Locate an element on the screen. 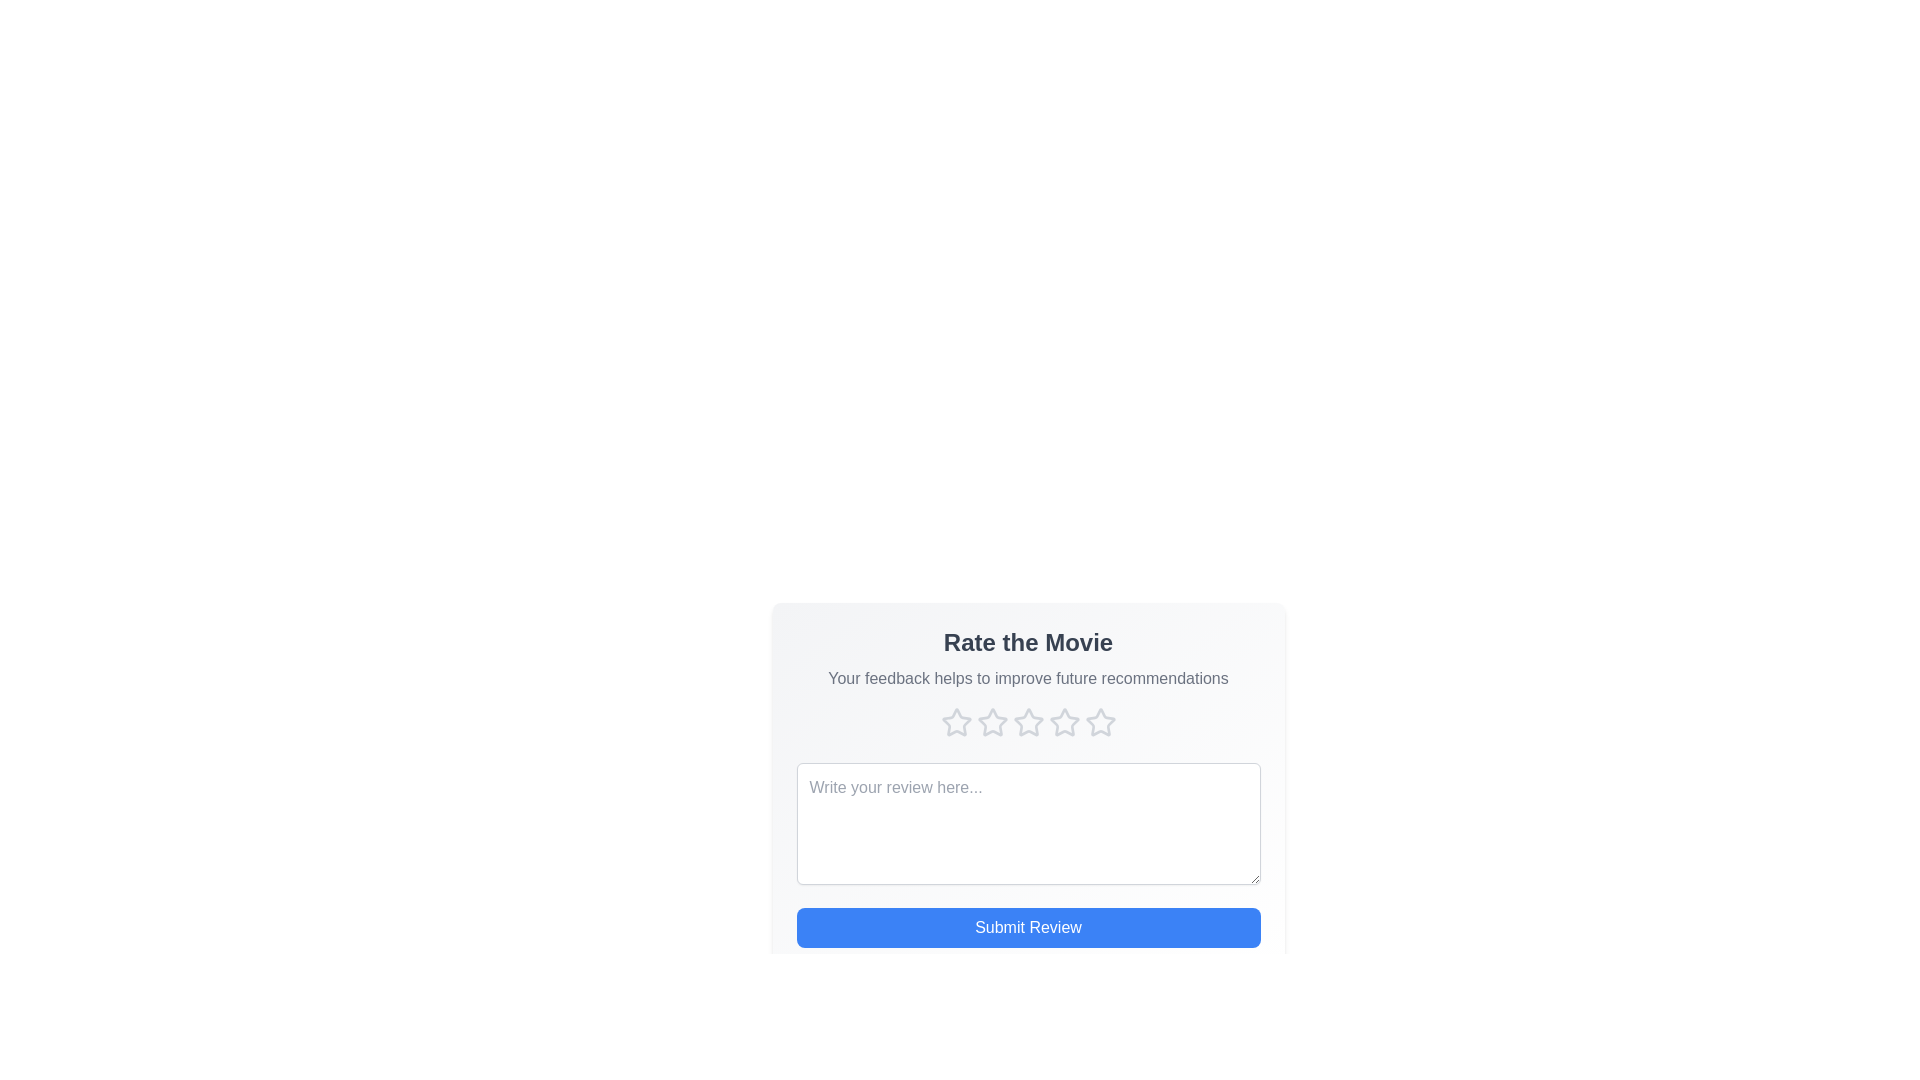 The width and height of the screenshot is (1920, 1080). the first star icon in the rating system under 'Rate the Movie' is located at coordinates (954, 721).